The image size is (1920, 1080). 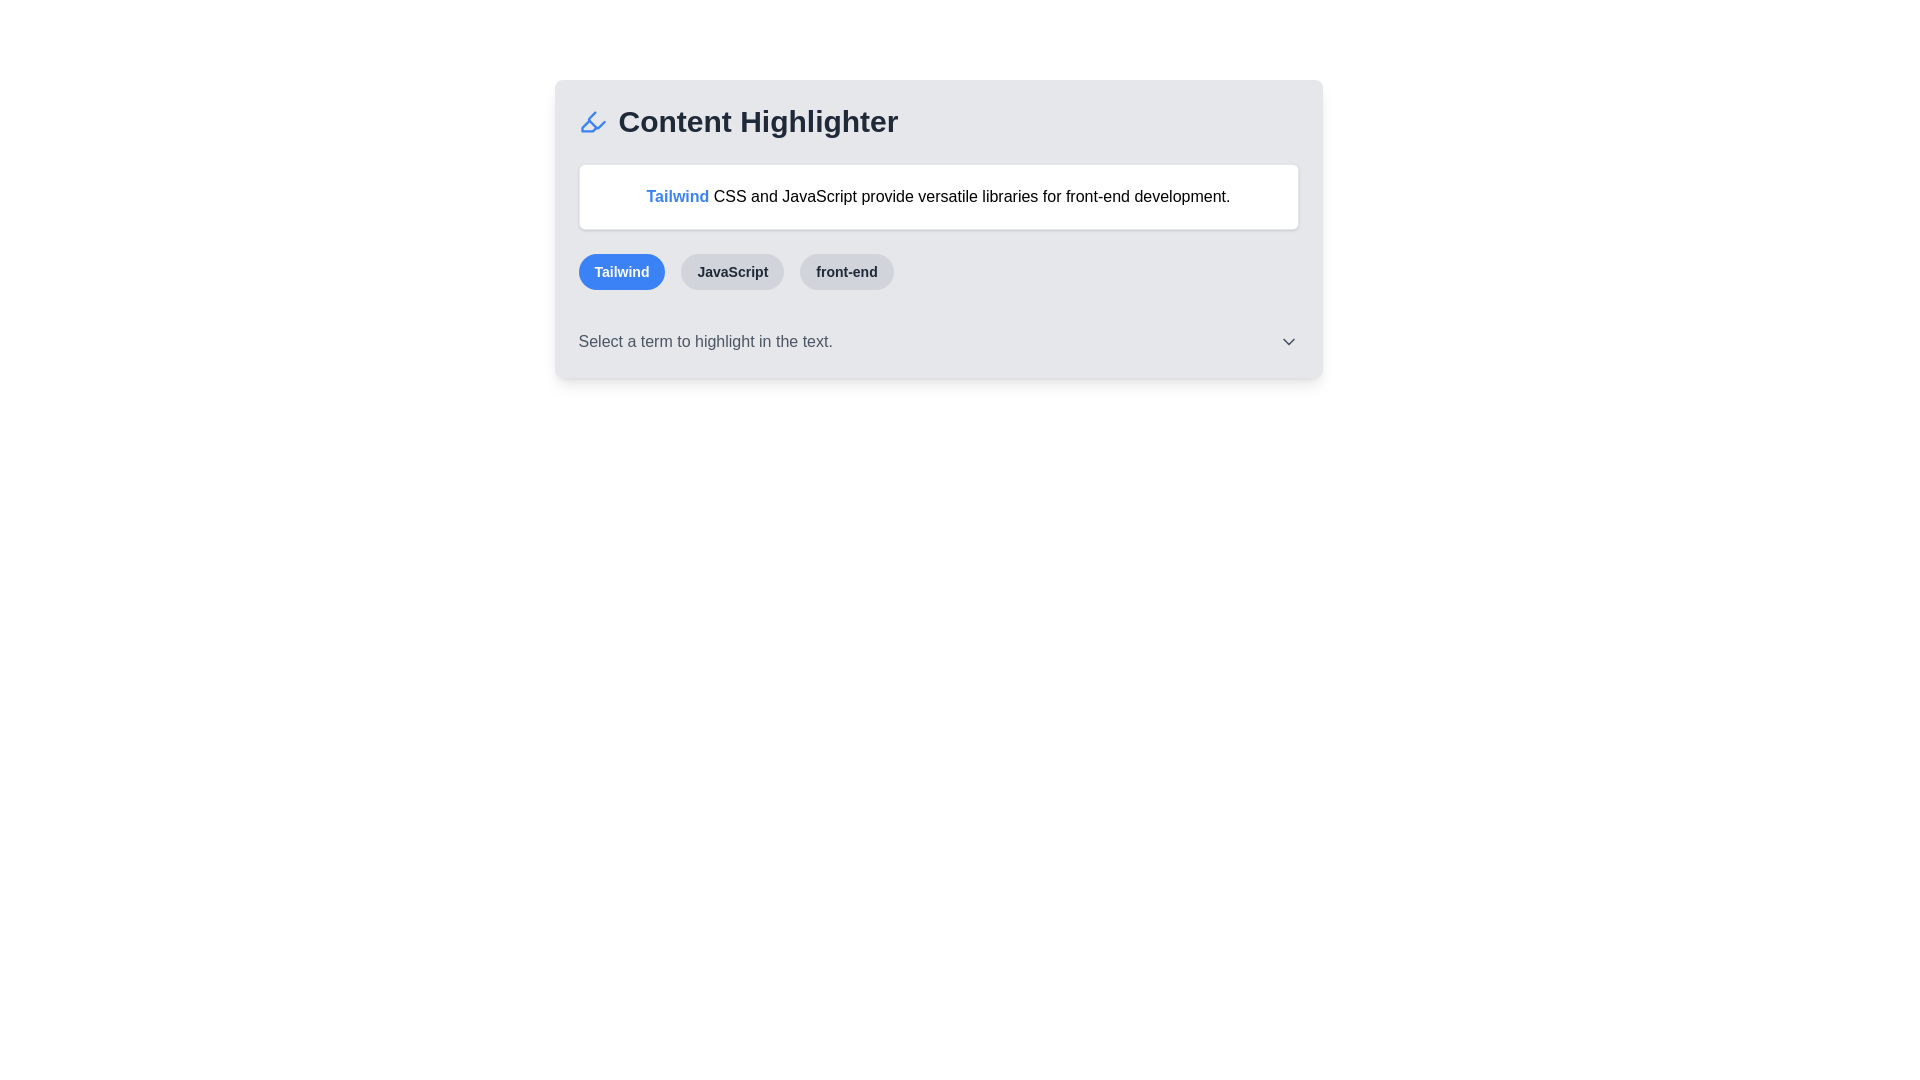 What do you see at coordinates (705, 341) in the screenshot?
I see `the static instructional text positioned at the center of the lower portion of the content area, which provides guidance to the user` at bounding box center [705, 341].